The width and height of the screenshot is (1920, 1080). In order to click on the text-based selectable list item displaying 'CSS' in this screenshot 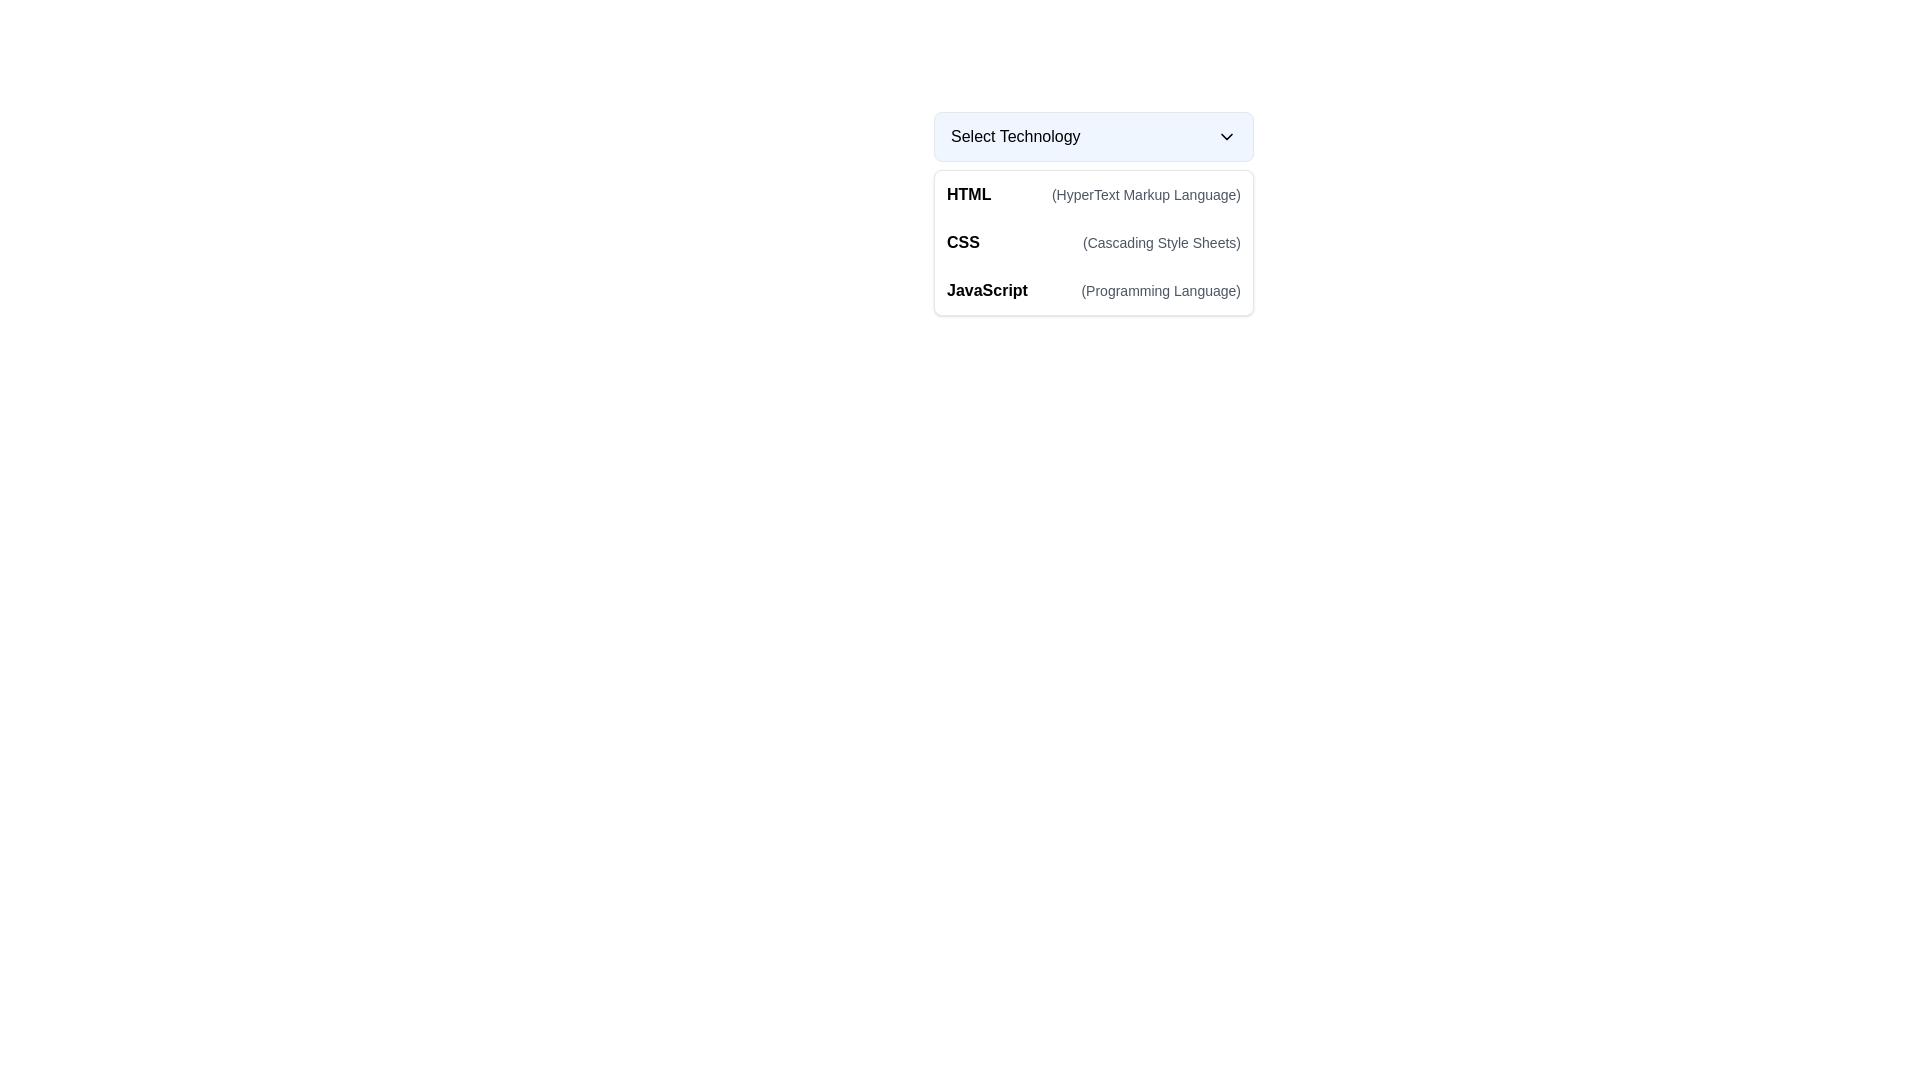, I will do `click(1093, 242)`.